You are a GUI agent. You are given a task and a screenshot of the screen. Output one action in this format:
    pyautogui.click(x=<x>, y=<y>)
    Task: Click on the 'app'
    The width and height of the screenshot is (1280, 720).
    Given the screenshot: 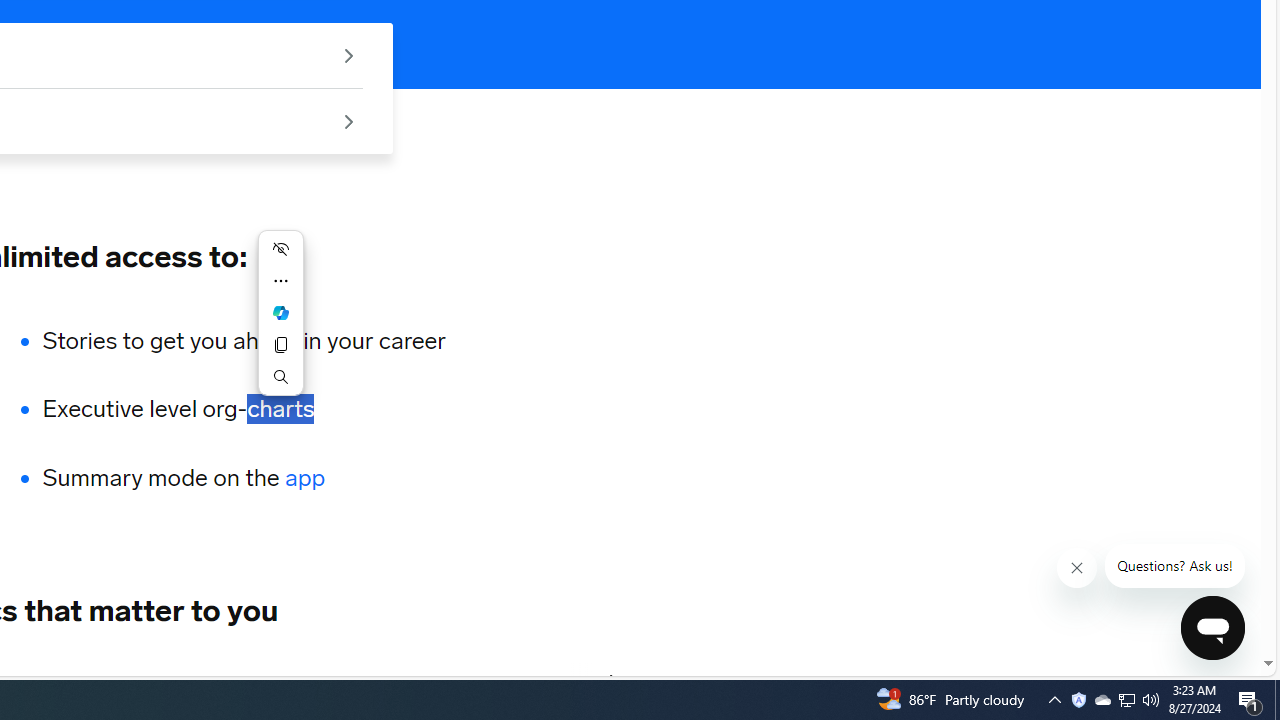 What is the action you would take?
    pyautogui.click(x=304, y=478)
    